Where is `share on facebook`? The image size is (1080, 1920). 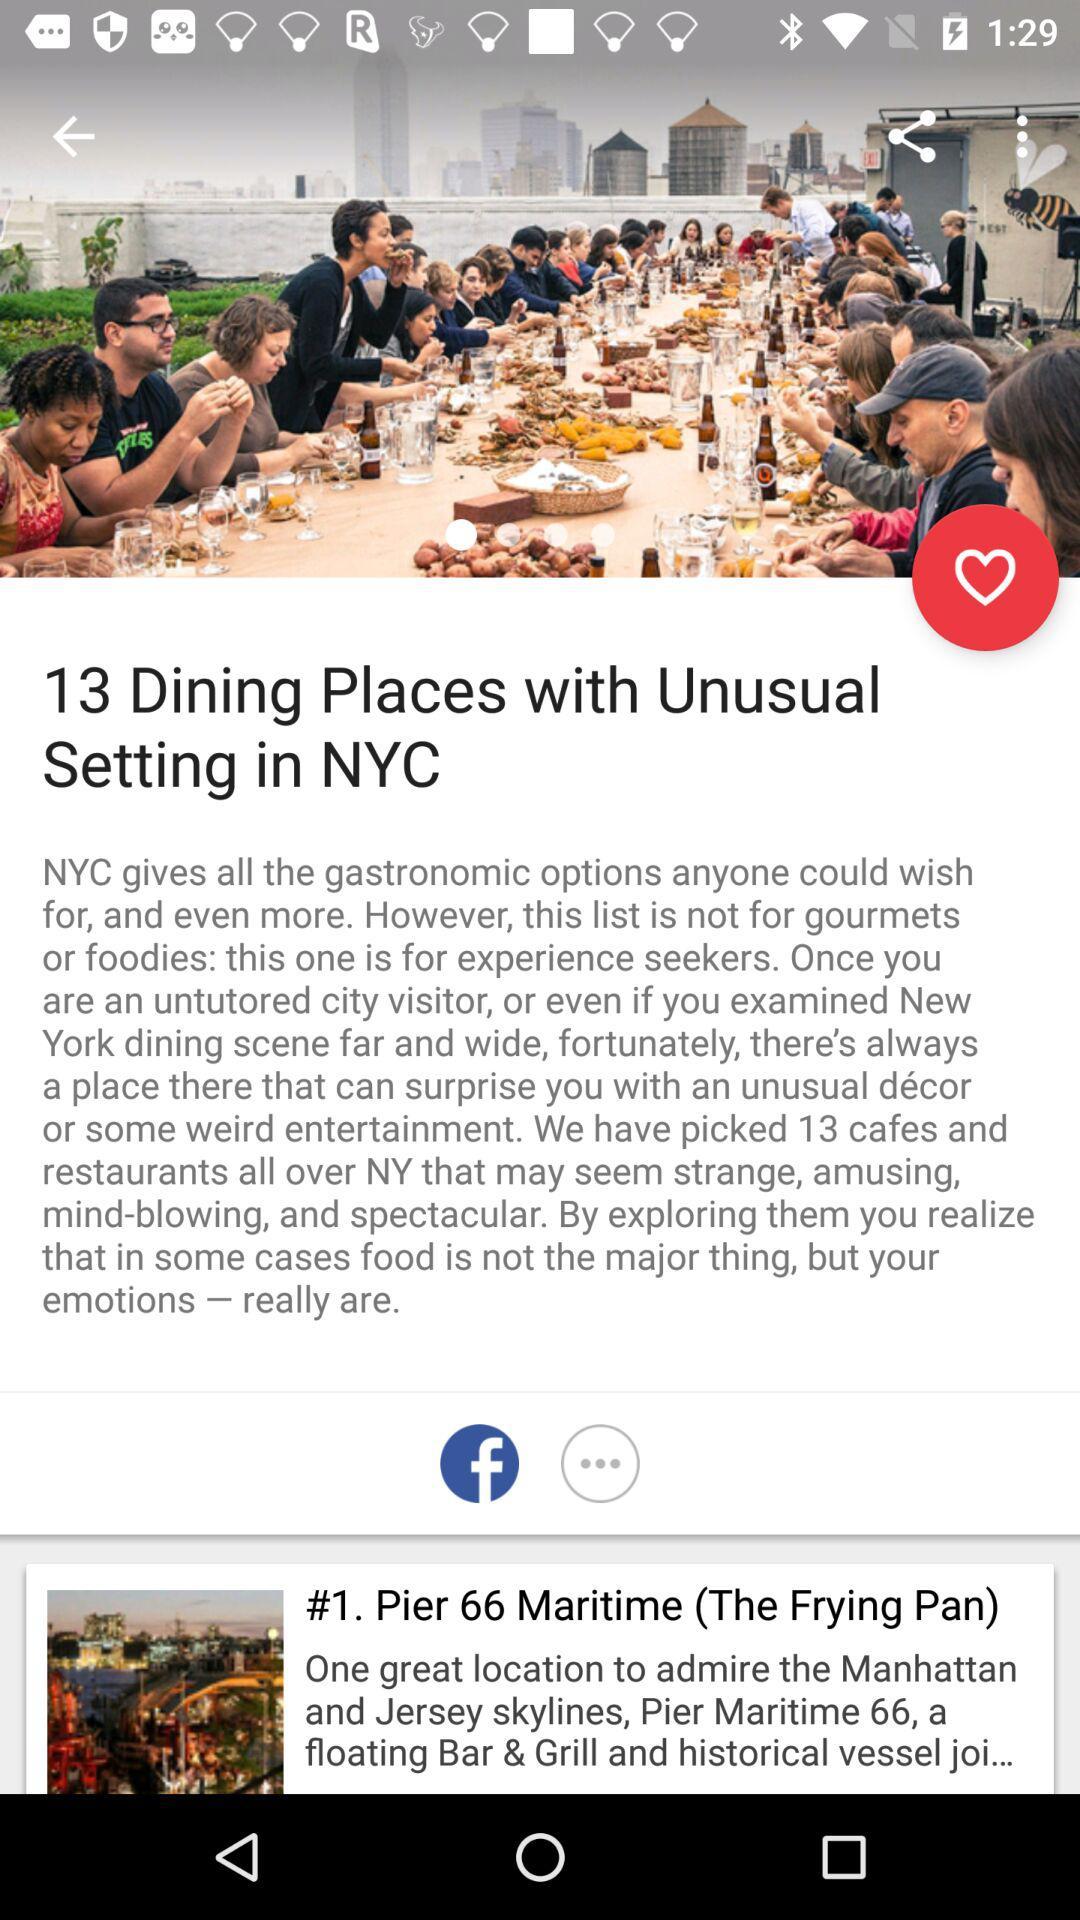 share on facebook is located at coordinates (479, 1463).